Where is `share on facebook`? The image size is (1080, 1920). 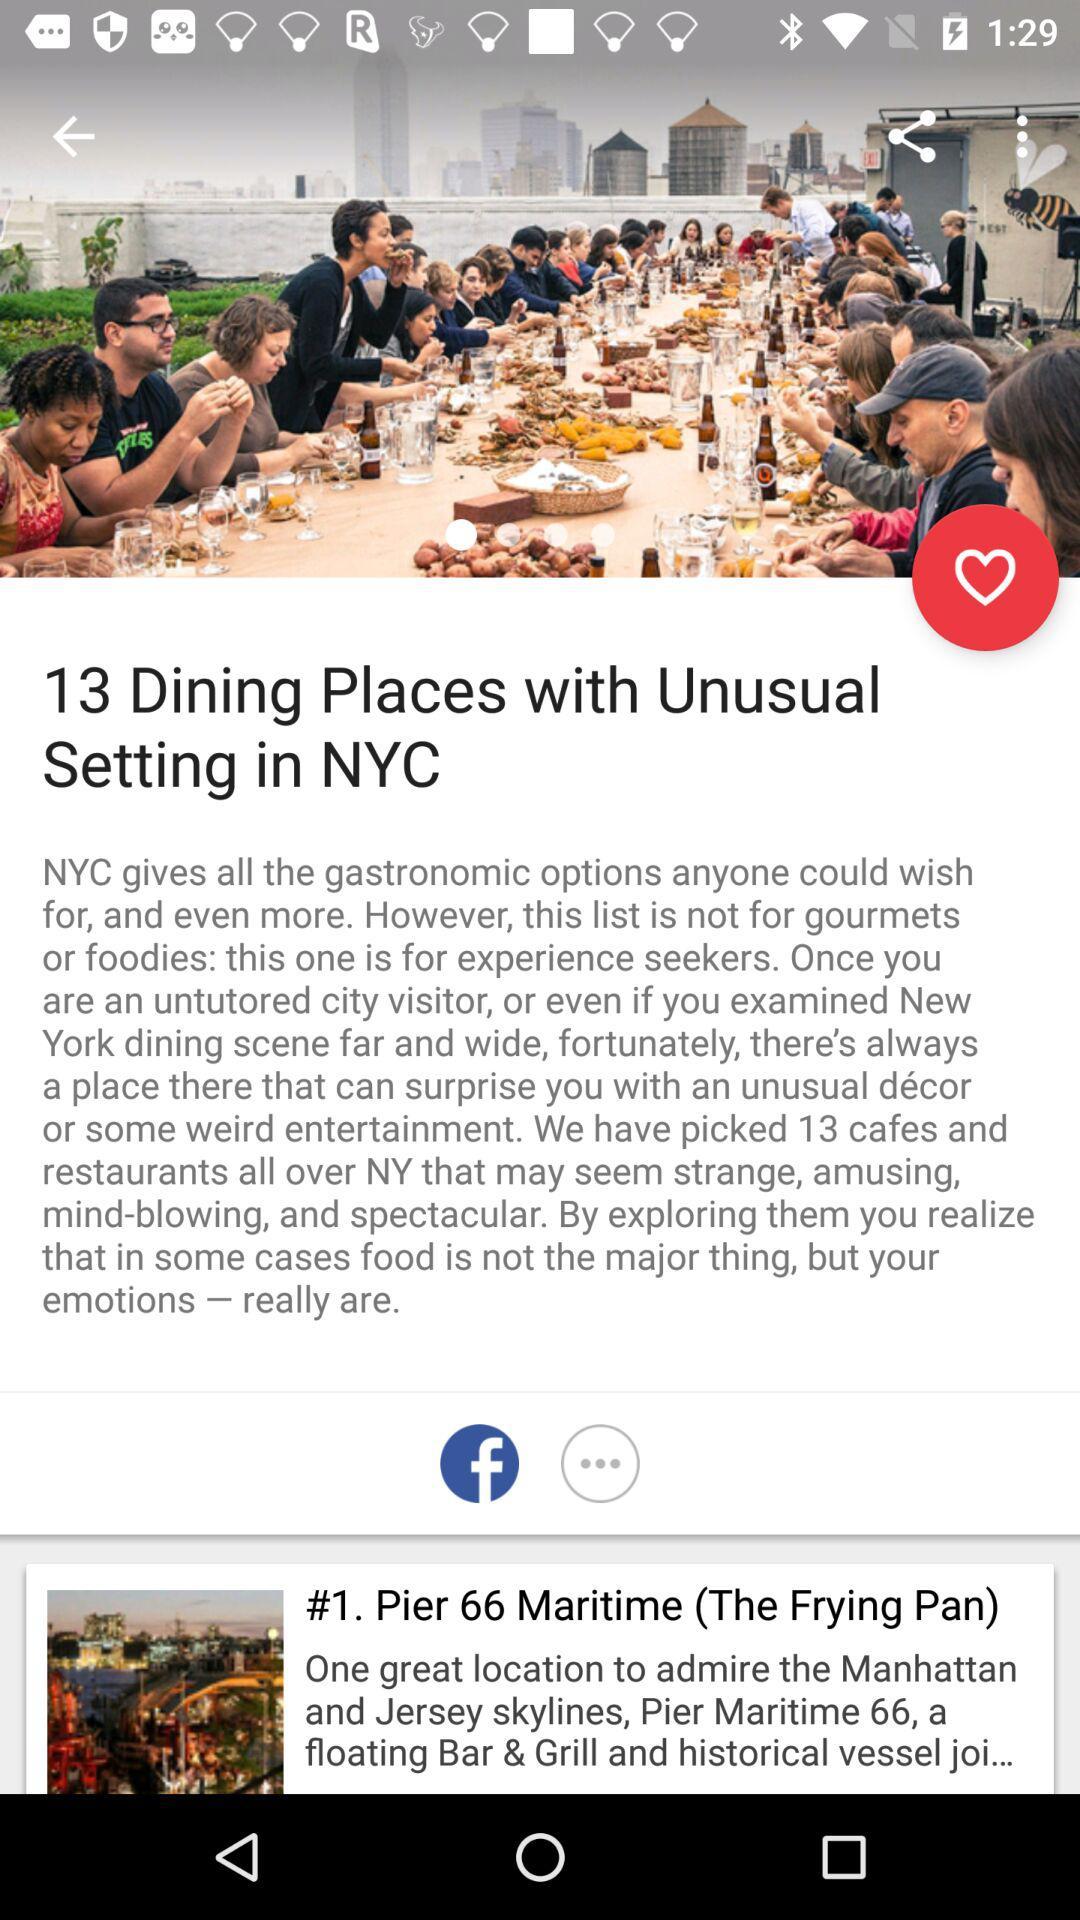 share on facebook is located at coordinates (479, 1463).